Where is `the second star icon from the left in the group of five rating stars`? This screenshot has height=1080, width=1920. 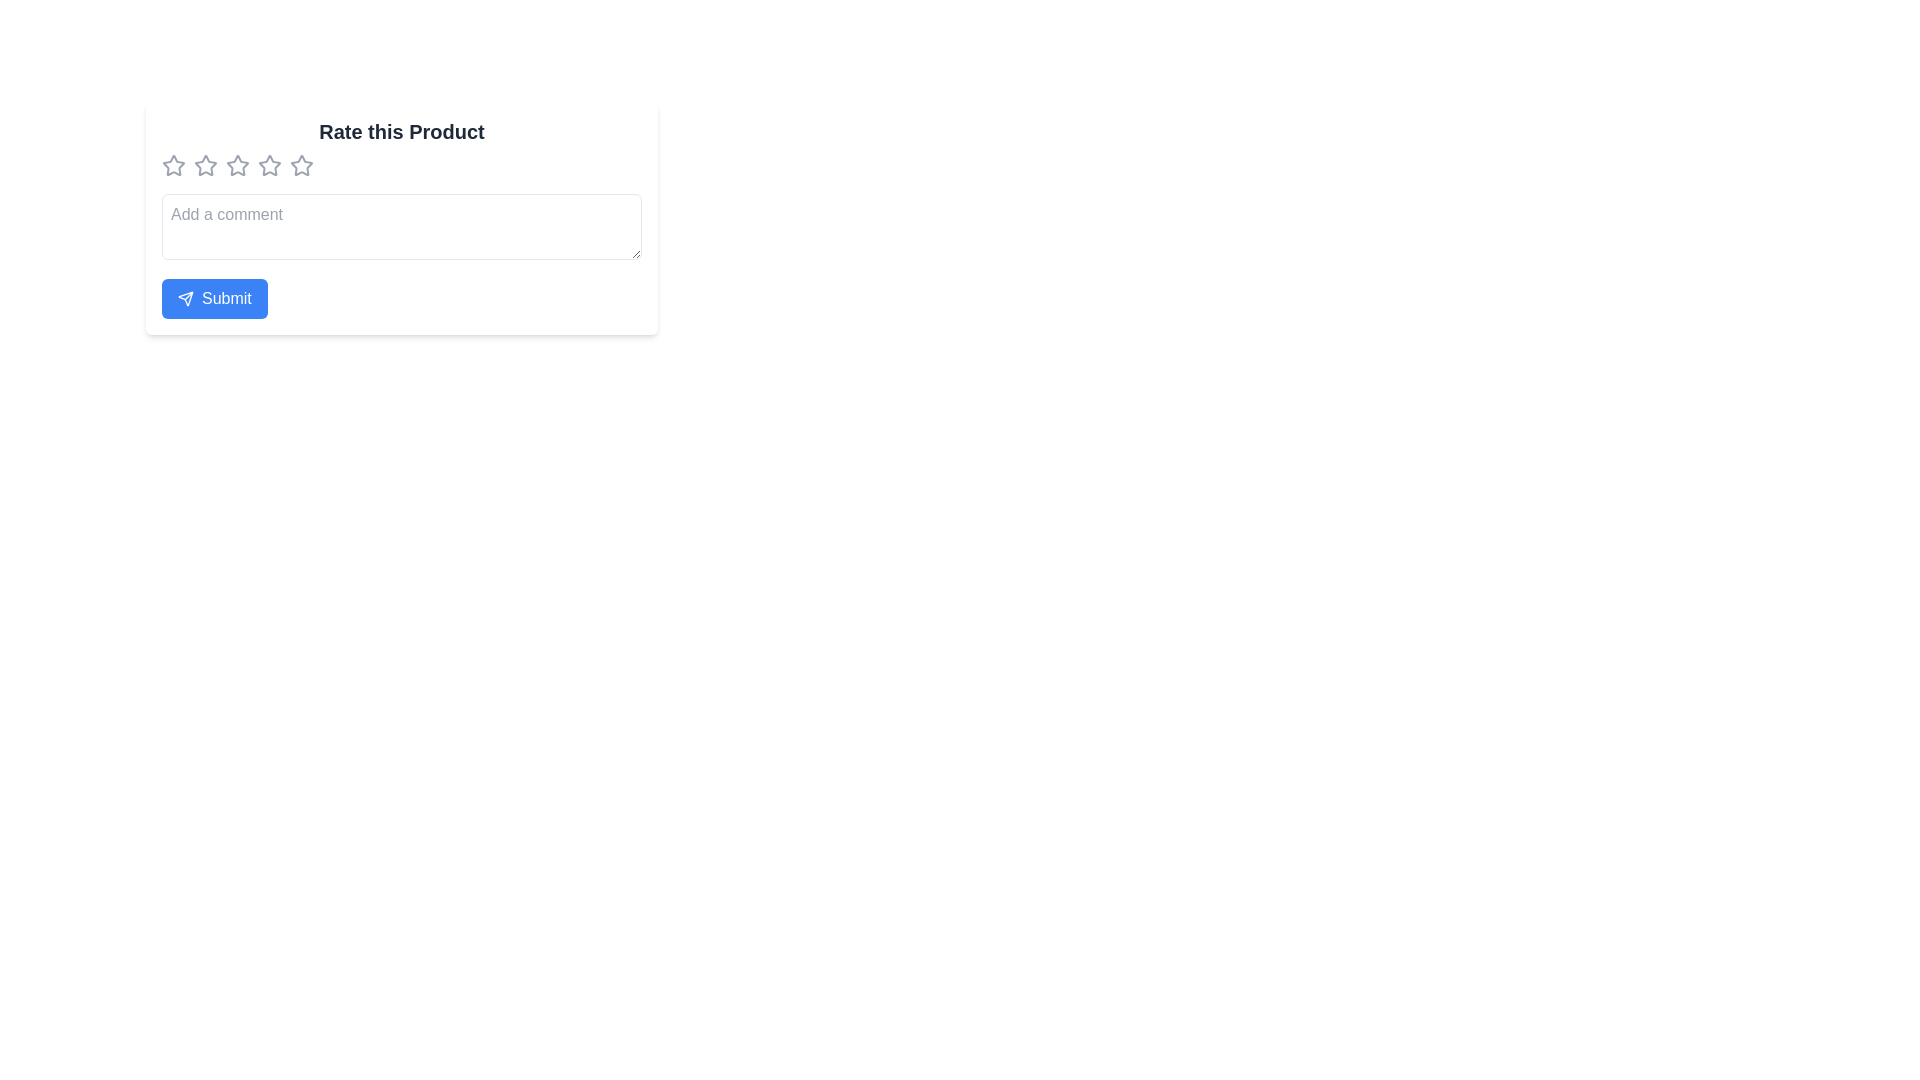 the second star icon from the left in the group of five rating stars is located at coordinates (206, 164).